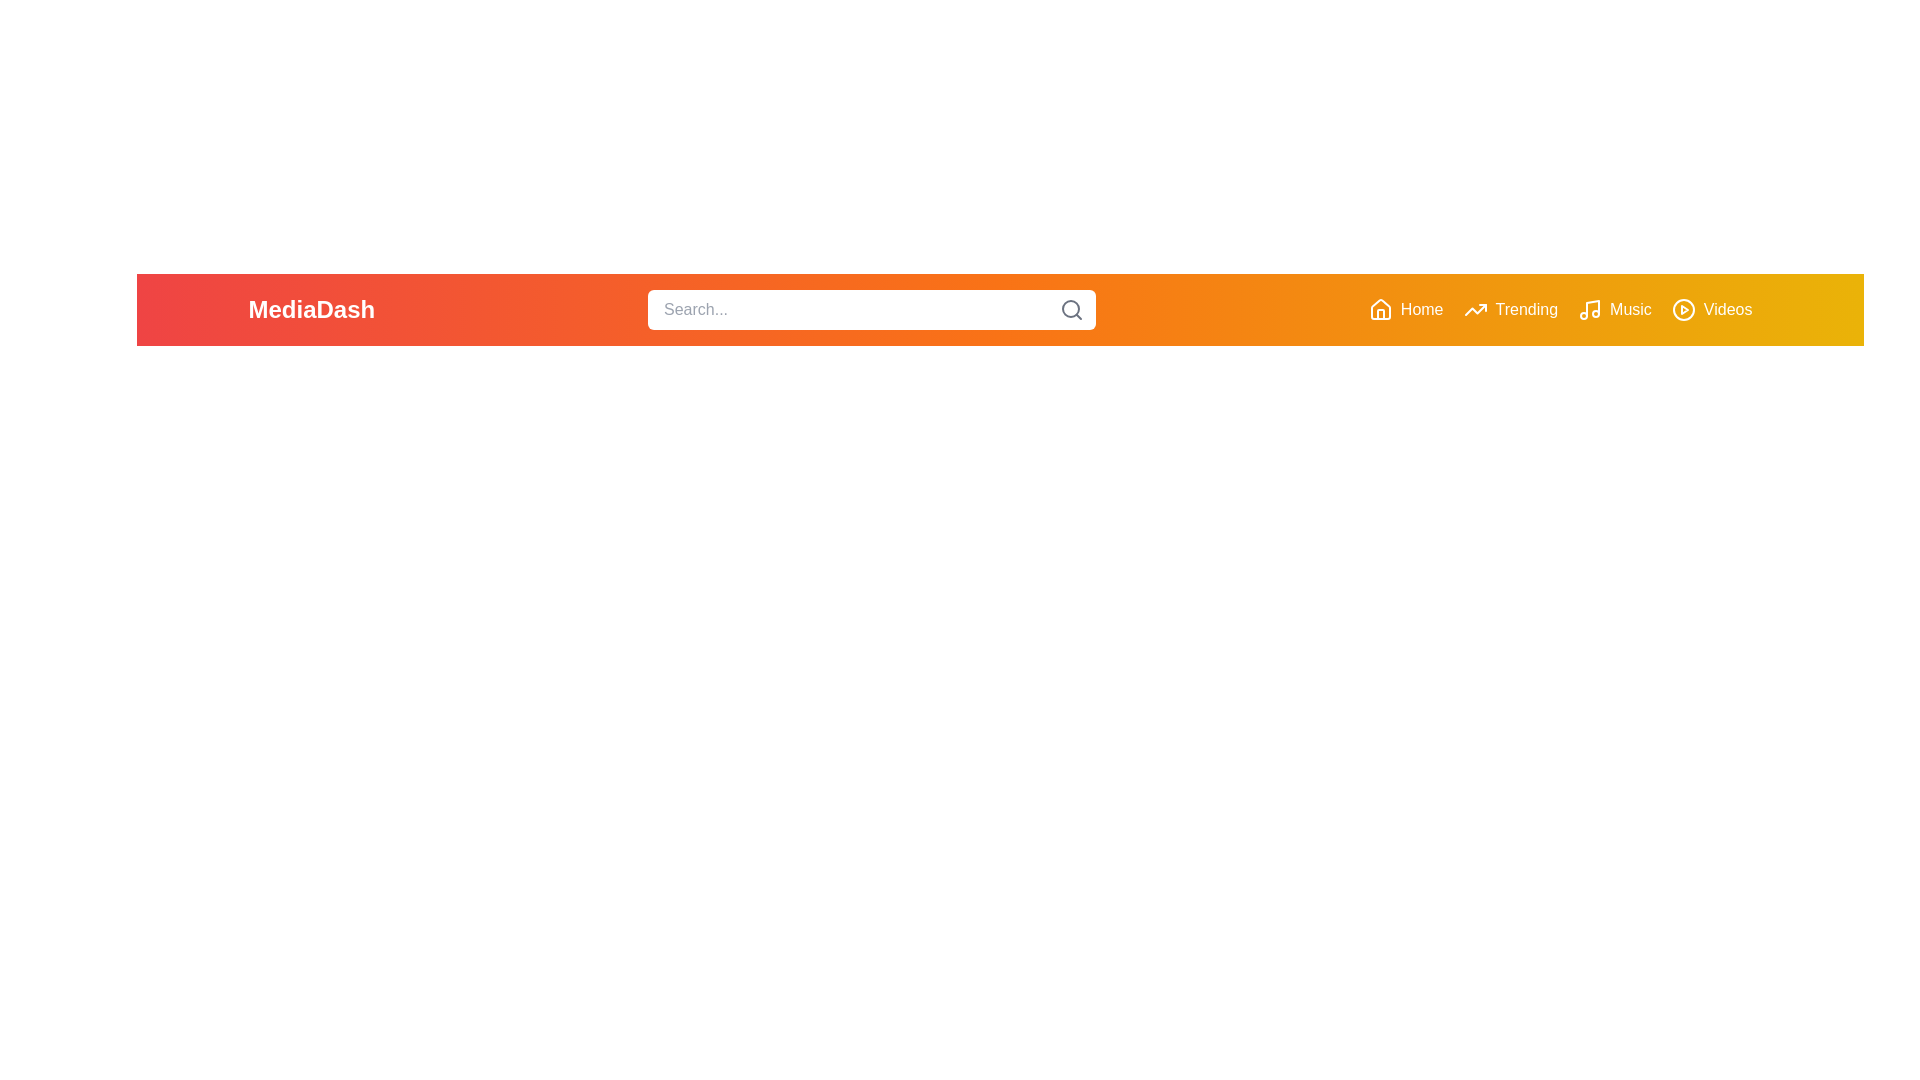 Image resolution: width=1920 pixels, height=1080 pixels. Describe the element at coordinates (1405, 309) in the screenshot. I see `the Home button in the navigation bar` at that location.